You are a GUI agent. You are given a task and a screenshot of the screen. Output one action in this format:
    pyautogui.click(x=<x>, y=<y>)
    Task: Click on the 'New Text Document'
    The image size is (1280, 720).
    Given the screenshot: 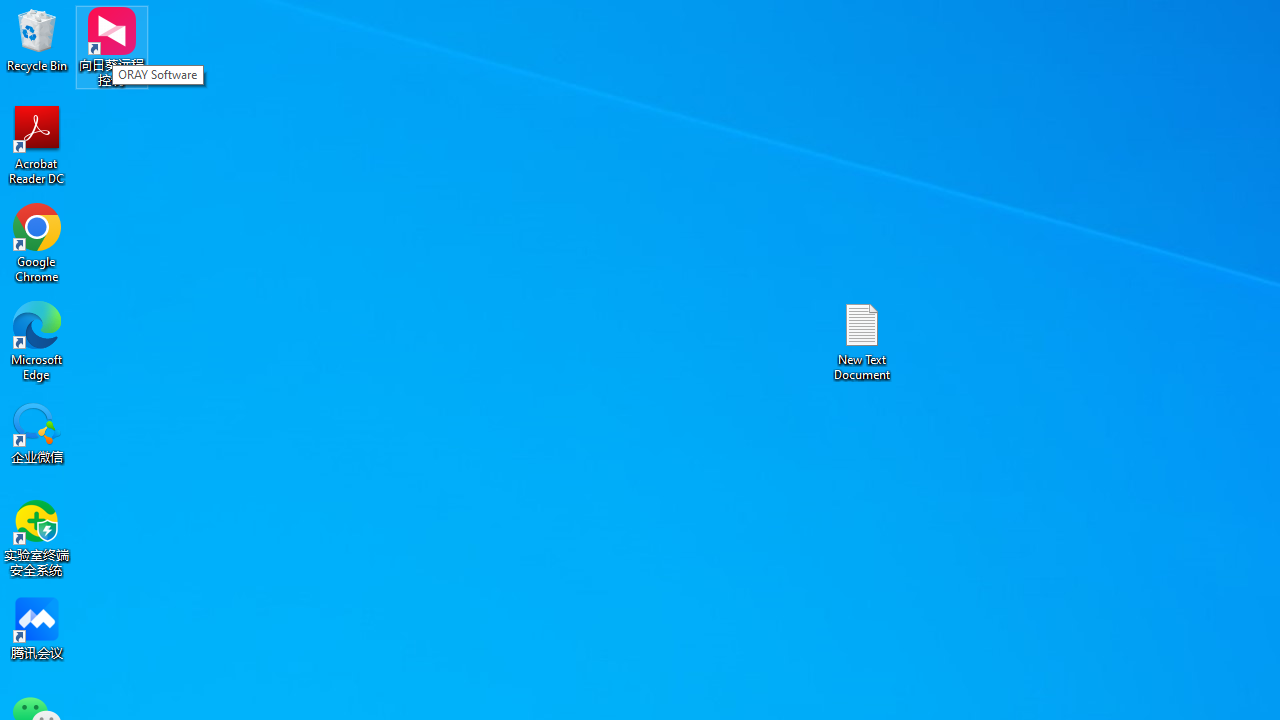 What is the action you would take?
    pyautogui.click(x=862, y=340)
    